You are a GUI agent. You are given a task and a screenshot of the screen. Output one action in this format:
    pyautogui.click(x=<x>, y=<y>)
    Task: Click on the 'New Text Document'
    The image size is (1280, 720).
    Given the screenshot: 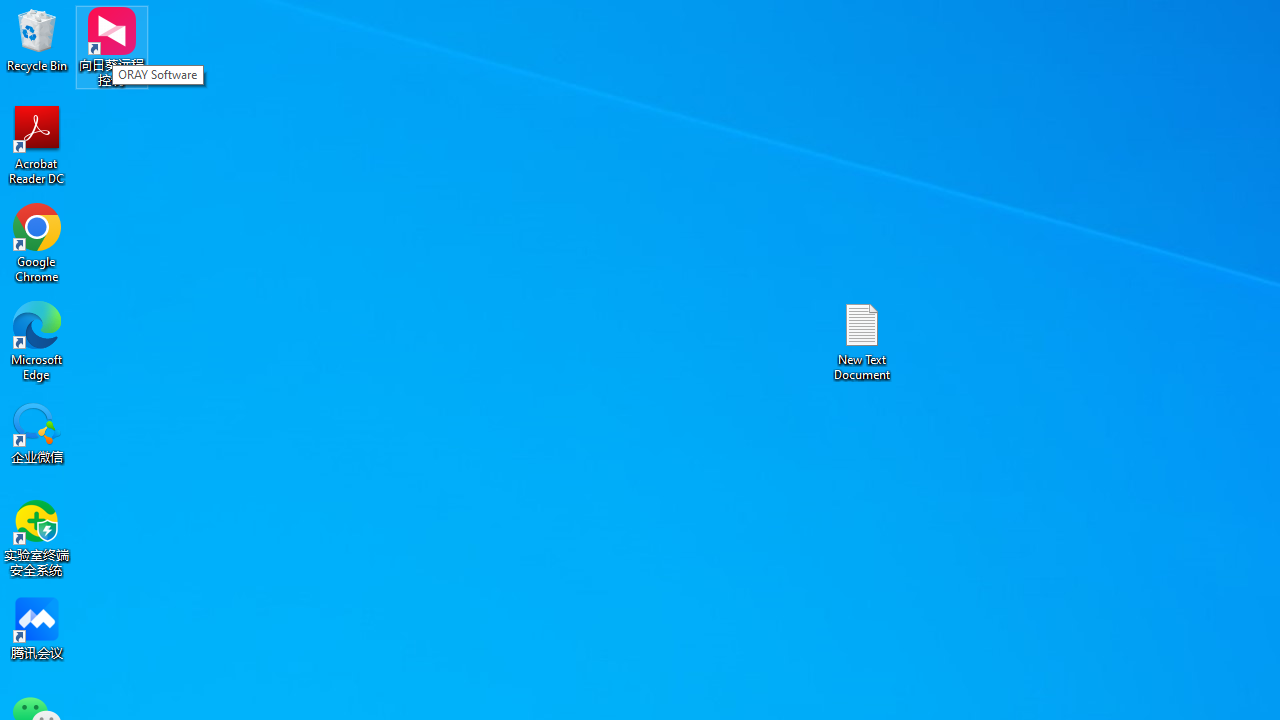 What is the action you would take?
    pyautogui.click(x=862, y=340)
    